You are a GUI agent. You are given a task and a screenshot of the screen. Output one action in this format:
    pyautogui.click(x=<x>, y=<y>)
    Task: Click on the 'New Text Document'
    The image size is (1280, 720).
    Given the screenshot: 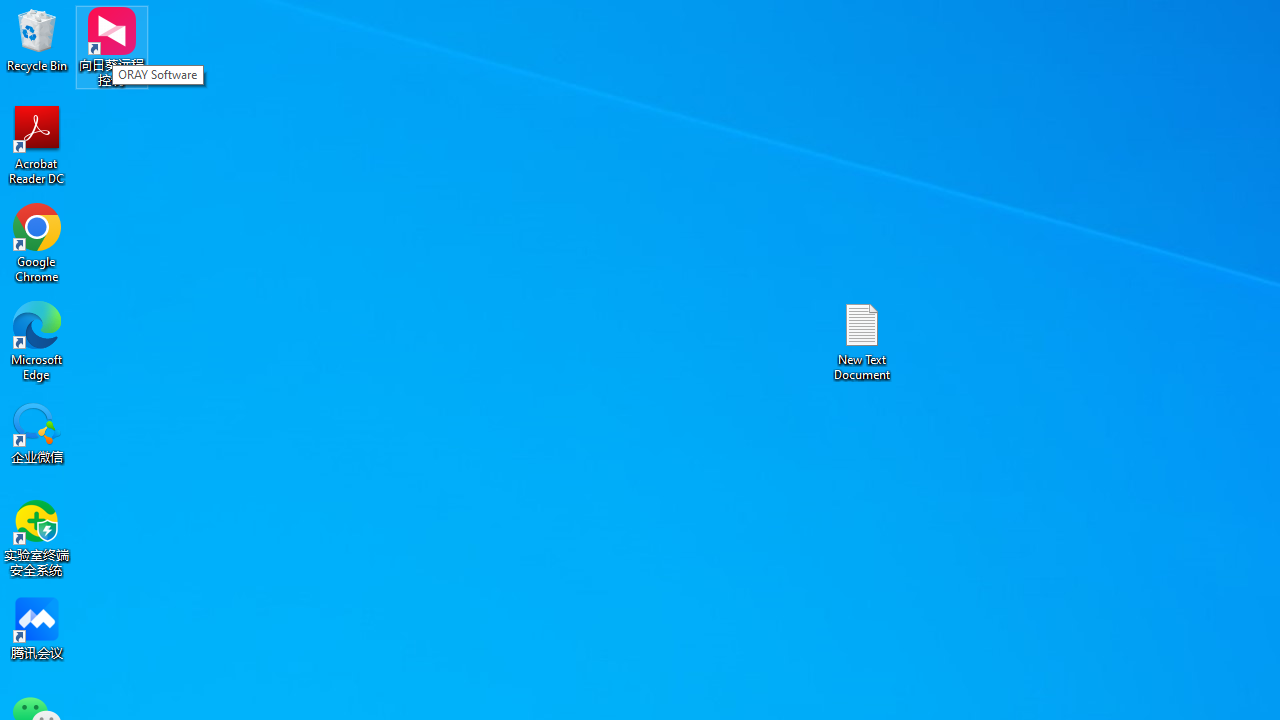 What is the action you would take?
    pyautogui.click(x=862, y=340)
    